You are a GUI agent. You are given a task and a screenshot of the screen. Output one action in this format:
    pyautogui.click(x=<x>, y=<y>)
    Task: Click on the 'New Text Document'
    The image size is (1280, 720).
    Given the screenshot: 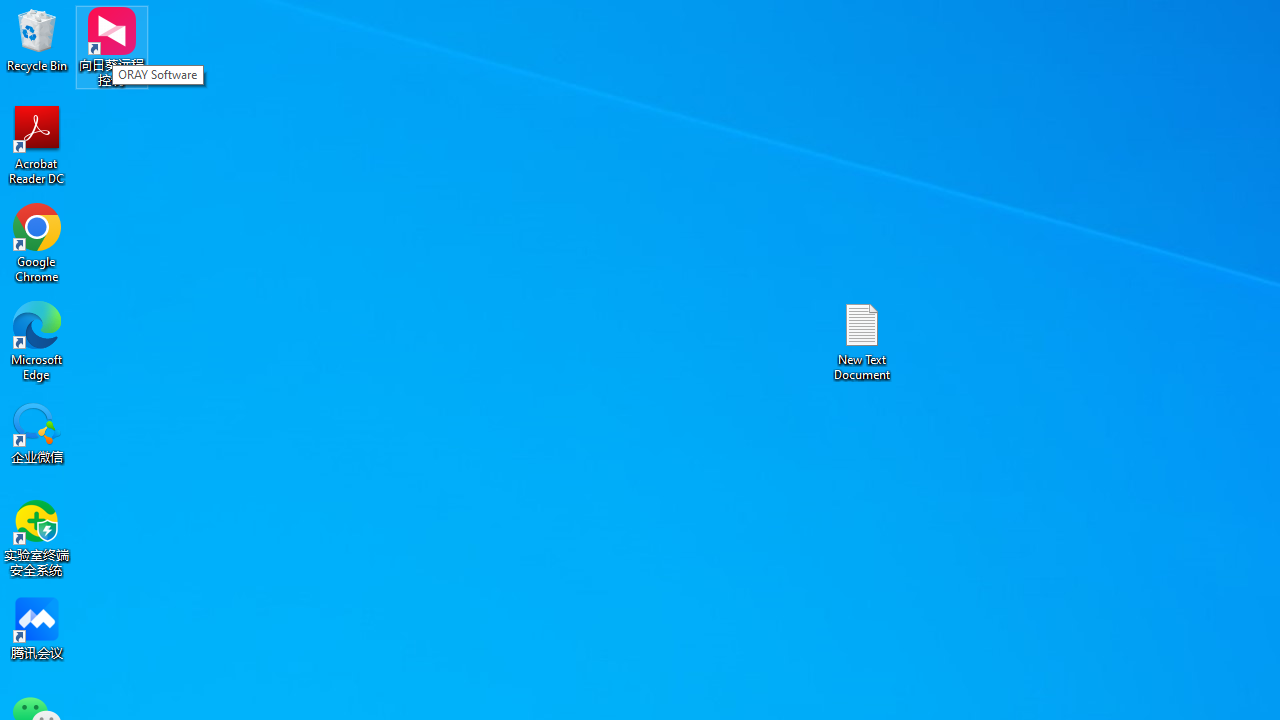 What is the action you would take?
    pyautogui.click(x=862, y=340)
    